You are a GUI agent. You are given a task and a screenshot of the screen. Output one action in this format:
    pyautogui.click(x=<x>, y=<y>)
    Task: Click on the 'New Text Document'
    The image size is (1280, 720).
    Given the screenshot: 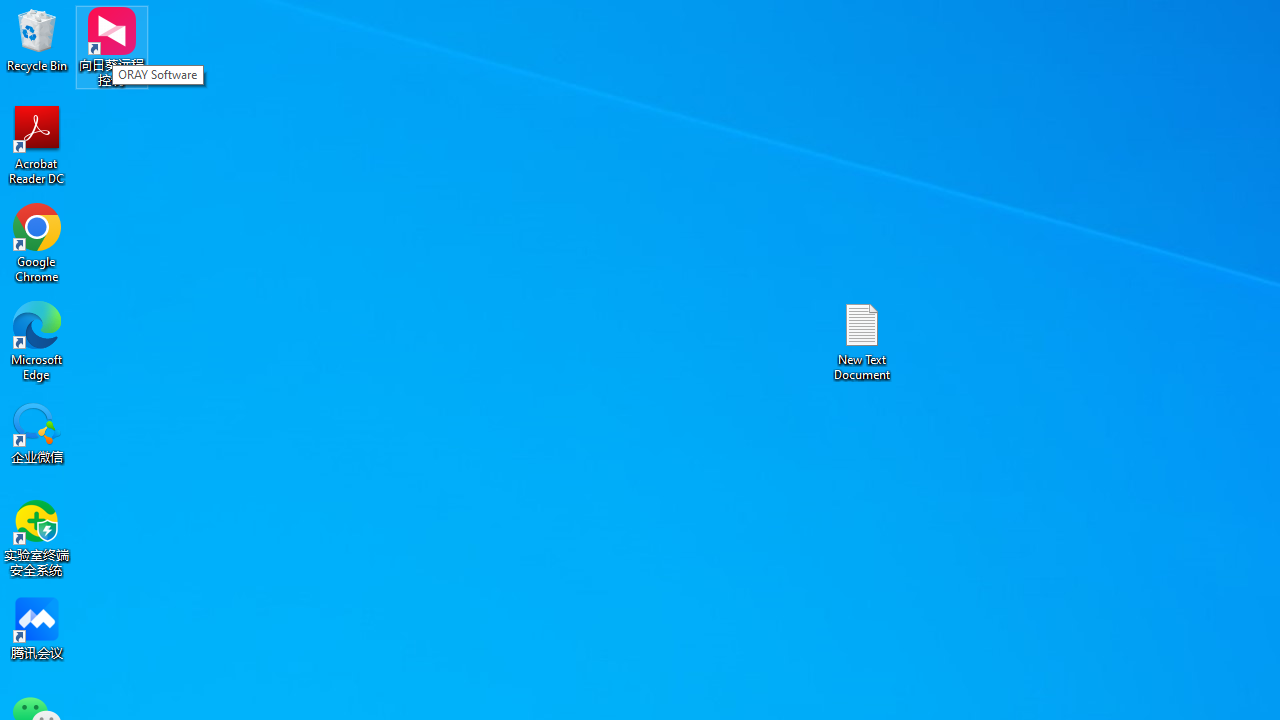 What is the action you would take?
    pyautogui.click(x=862, y=340)
    